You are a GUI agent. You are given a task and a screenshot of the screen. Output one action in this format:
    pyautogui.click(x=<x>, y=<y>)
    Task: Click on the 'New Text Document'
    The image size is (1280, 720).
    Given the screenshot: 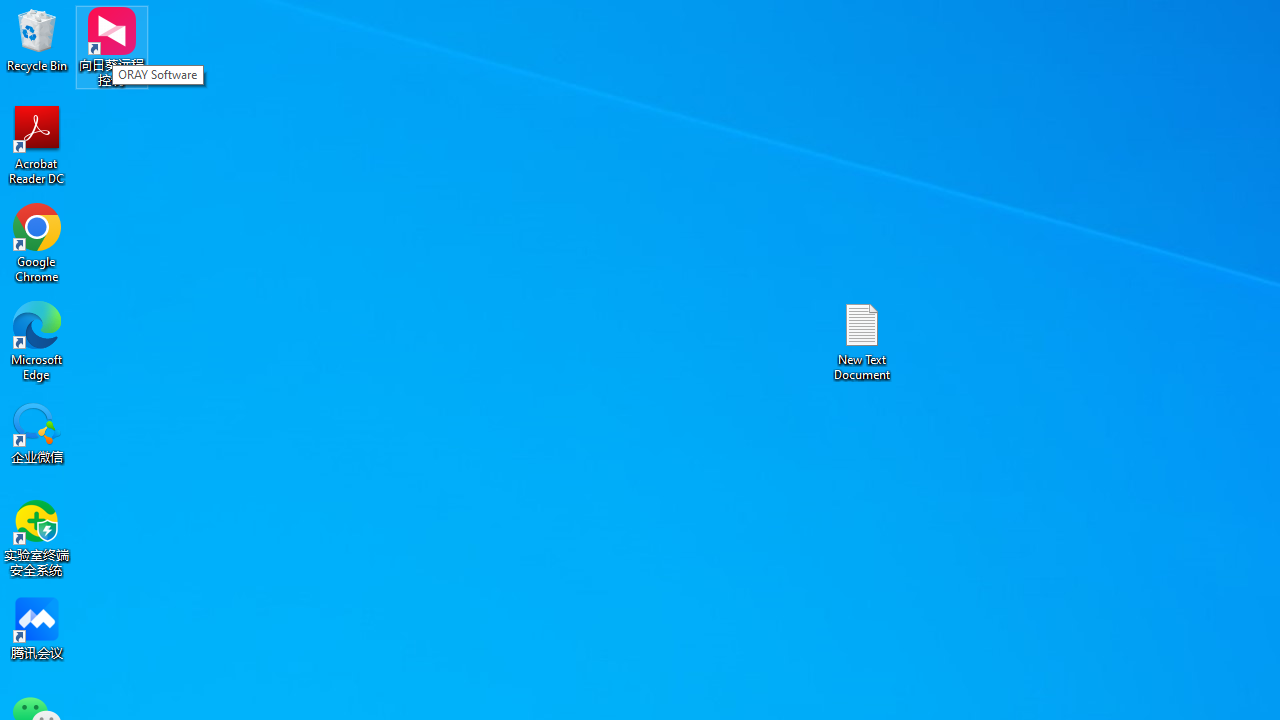 What is the action you would take?
    pyautogui.click(x=862, y=340)
    